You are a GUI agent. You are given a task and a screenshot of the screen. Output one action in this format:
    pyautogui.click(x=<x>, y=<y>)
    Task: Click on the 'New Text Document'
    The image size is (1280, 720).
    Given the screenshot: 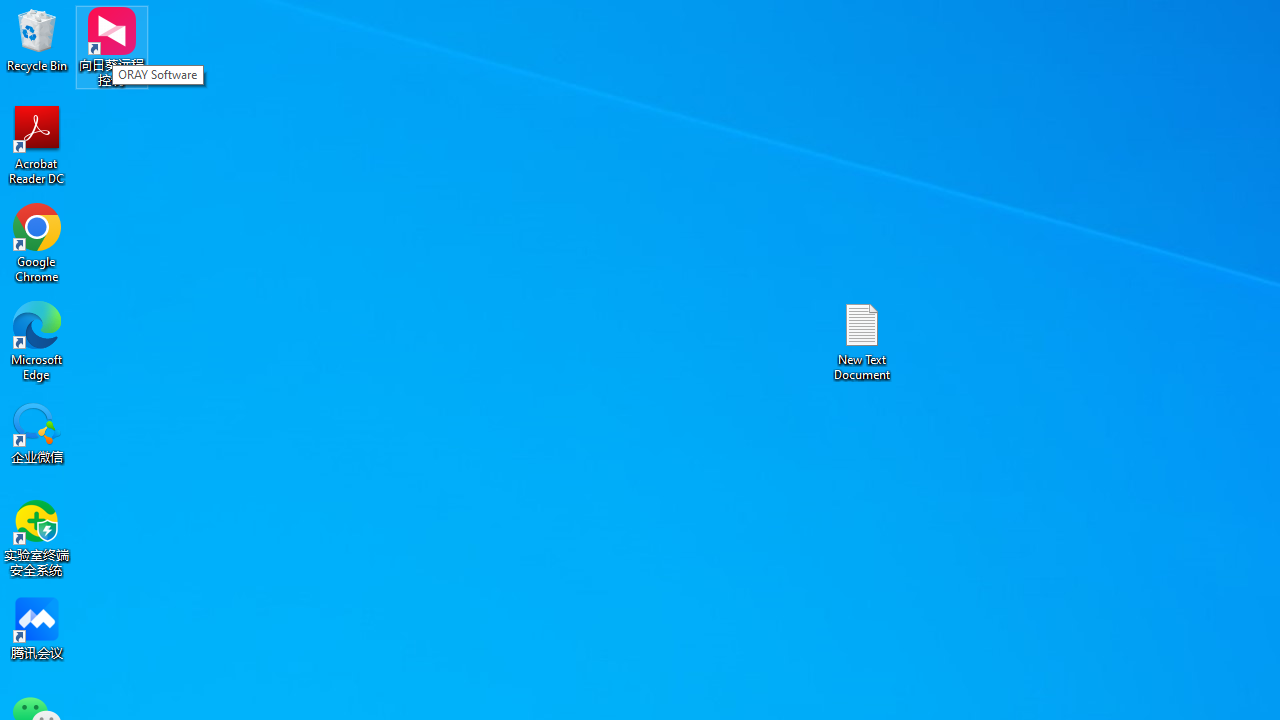 What is the action you would take?
    pyautogui.click(x=862, y=340)
    